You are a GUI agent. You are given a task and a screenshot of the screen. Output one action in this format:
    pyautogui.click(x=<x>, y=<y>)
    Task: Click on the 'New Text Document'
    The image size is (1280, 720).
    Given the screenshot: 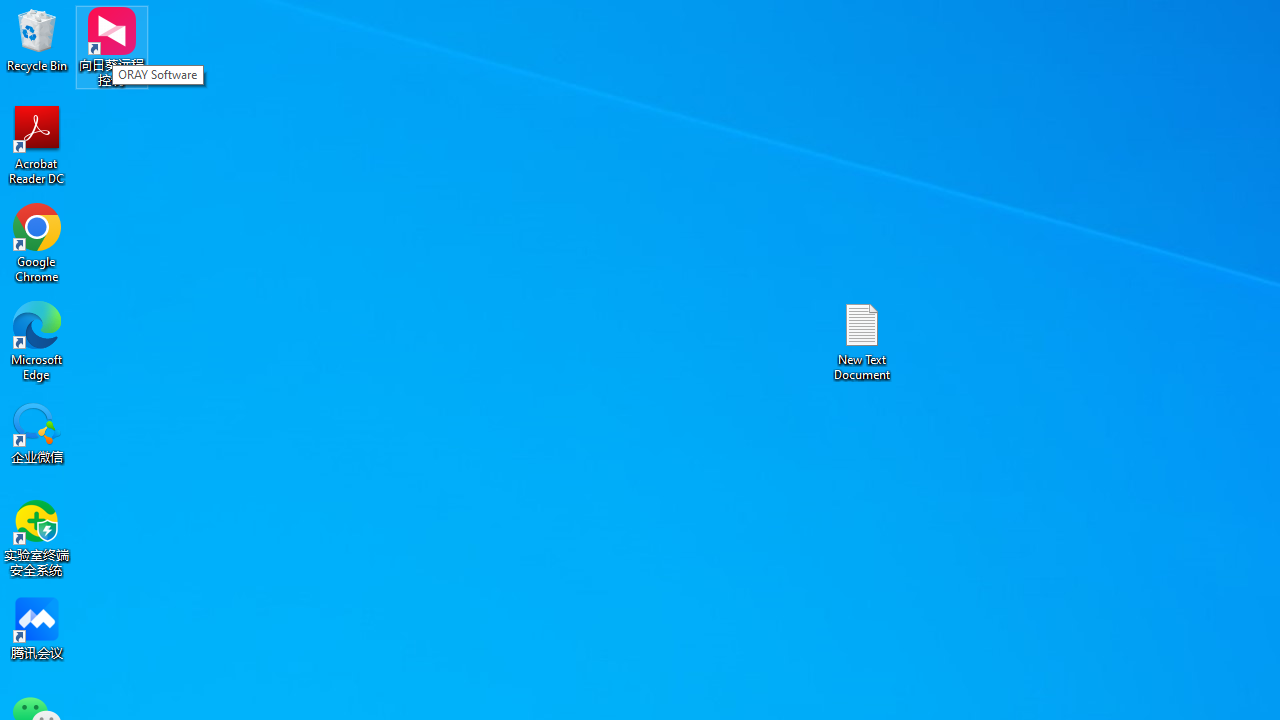 What is the action you would take?
    pyautogui.click(x=862, y=340)
    